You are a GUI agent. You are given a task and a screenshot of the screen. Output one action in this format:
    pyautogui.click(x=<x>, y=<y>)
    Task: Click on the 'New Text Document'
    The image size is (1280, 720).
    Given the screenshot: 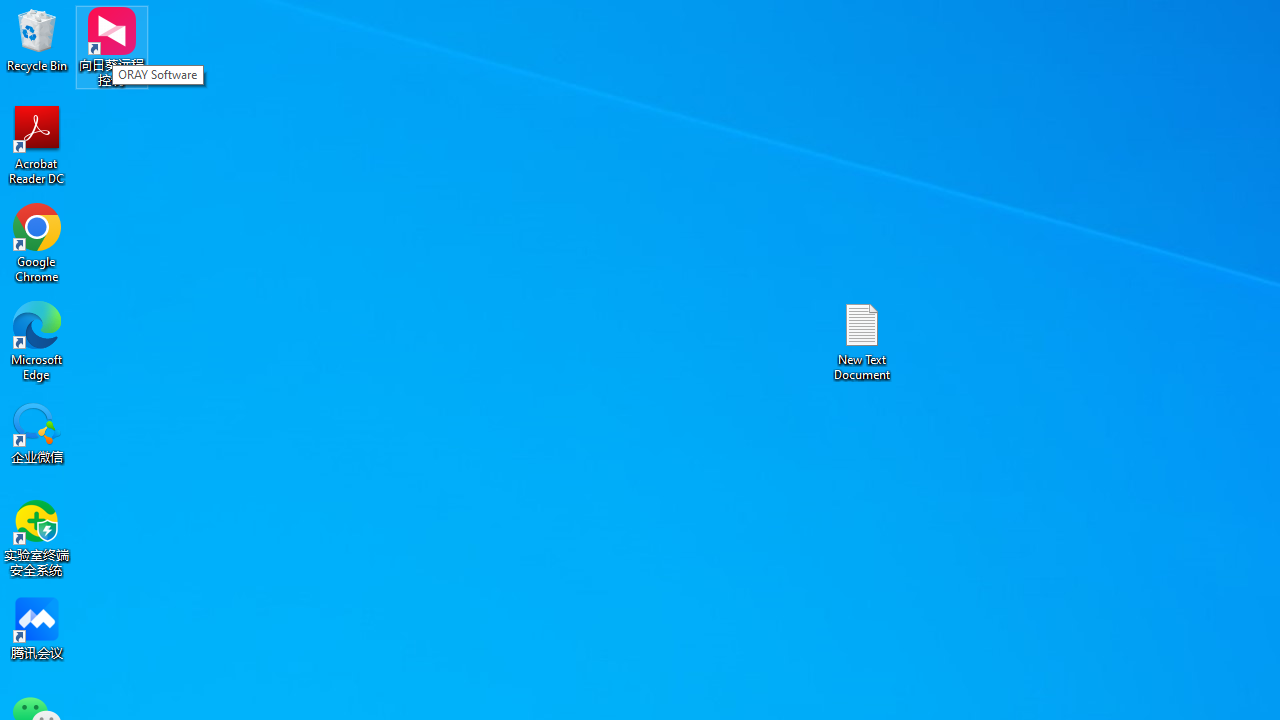 What is the action you would take?
    pyautogui.click(x=862, y=340)
    